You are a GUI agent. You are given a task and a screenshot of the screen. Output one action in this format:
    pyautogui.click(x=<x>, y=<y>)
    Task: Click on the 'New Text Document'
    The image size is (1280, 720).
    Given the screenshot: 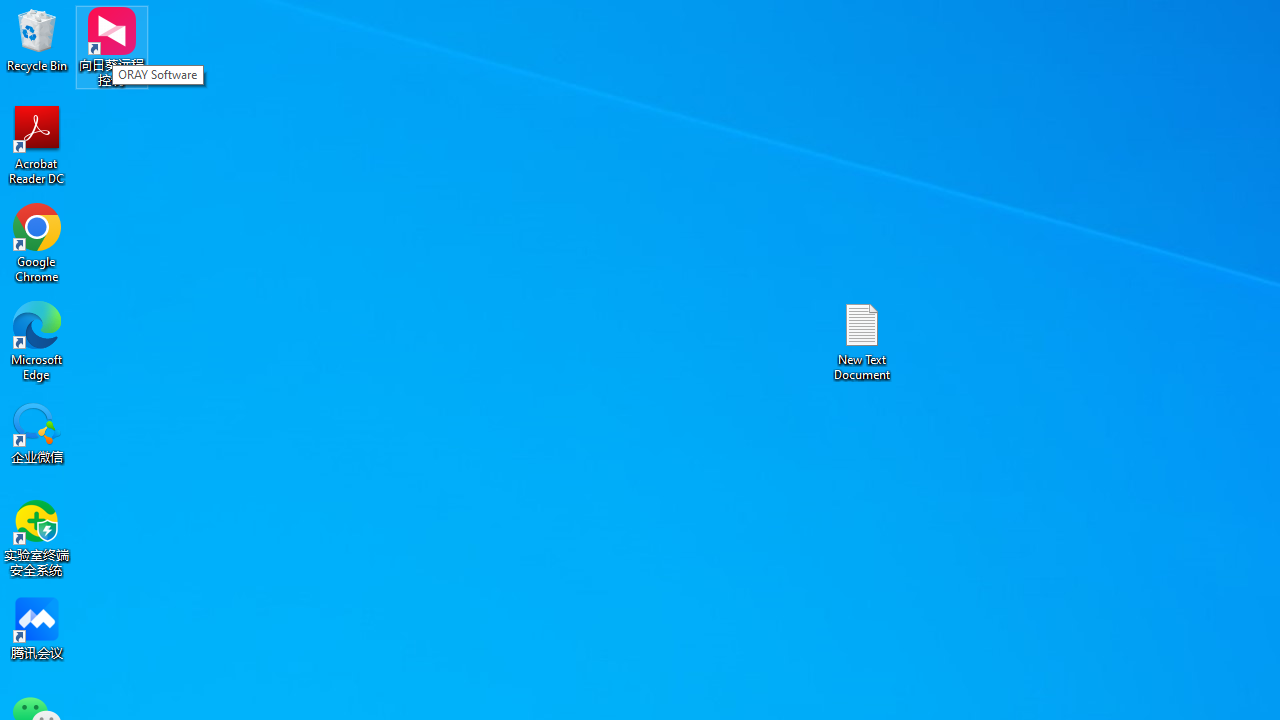 What is the action you would take?
    pyautogui.click(x=862, y=340)
    